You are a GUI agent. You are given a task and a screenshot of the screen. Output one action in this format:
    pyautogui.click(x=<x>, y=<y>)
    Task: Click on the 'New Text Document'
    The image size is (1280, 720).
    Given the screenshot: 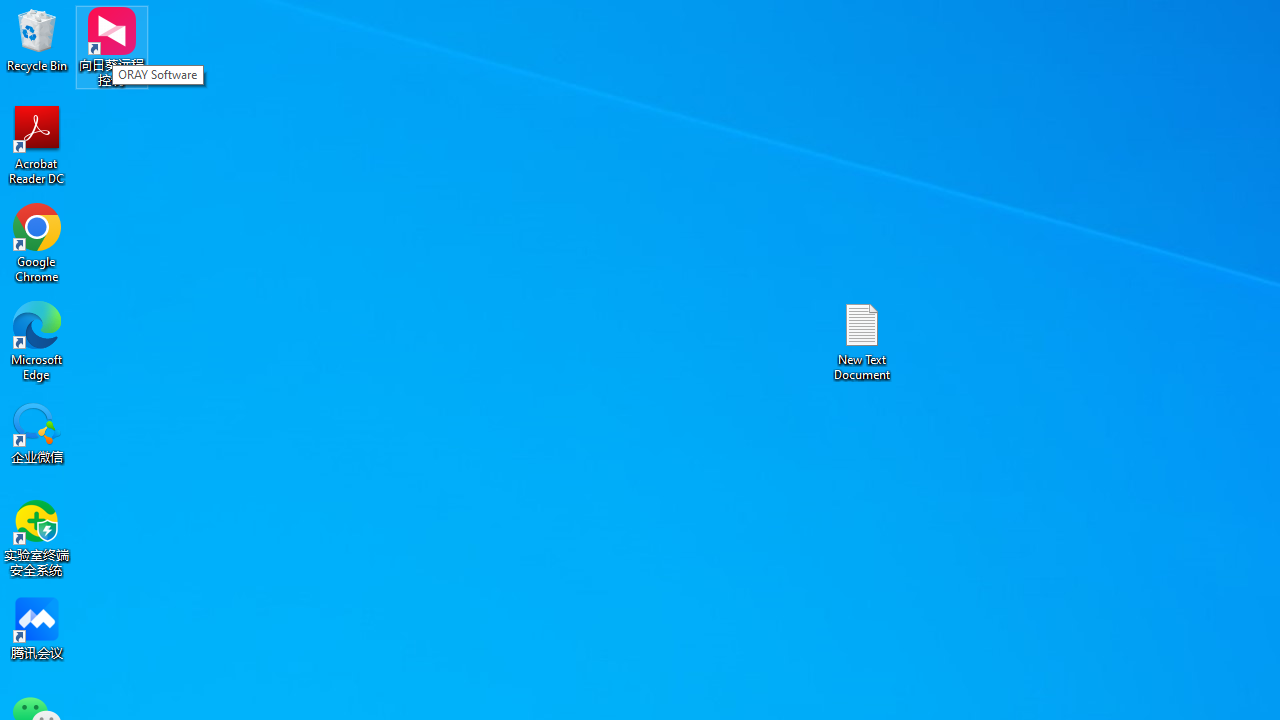 What is the action you would take?
    pyautogui.click(x=862, y=340)
    